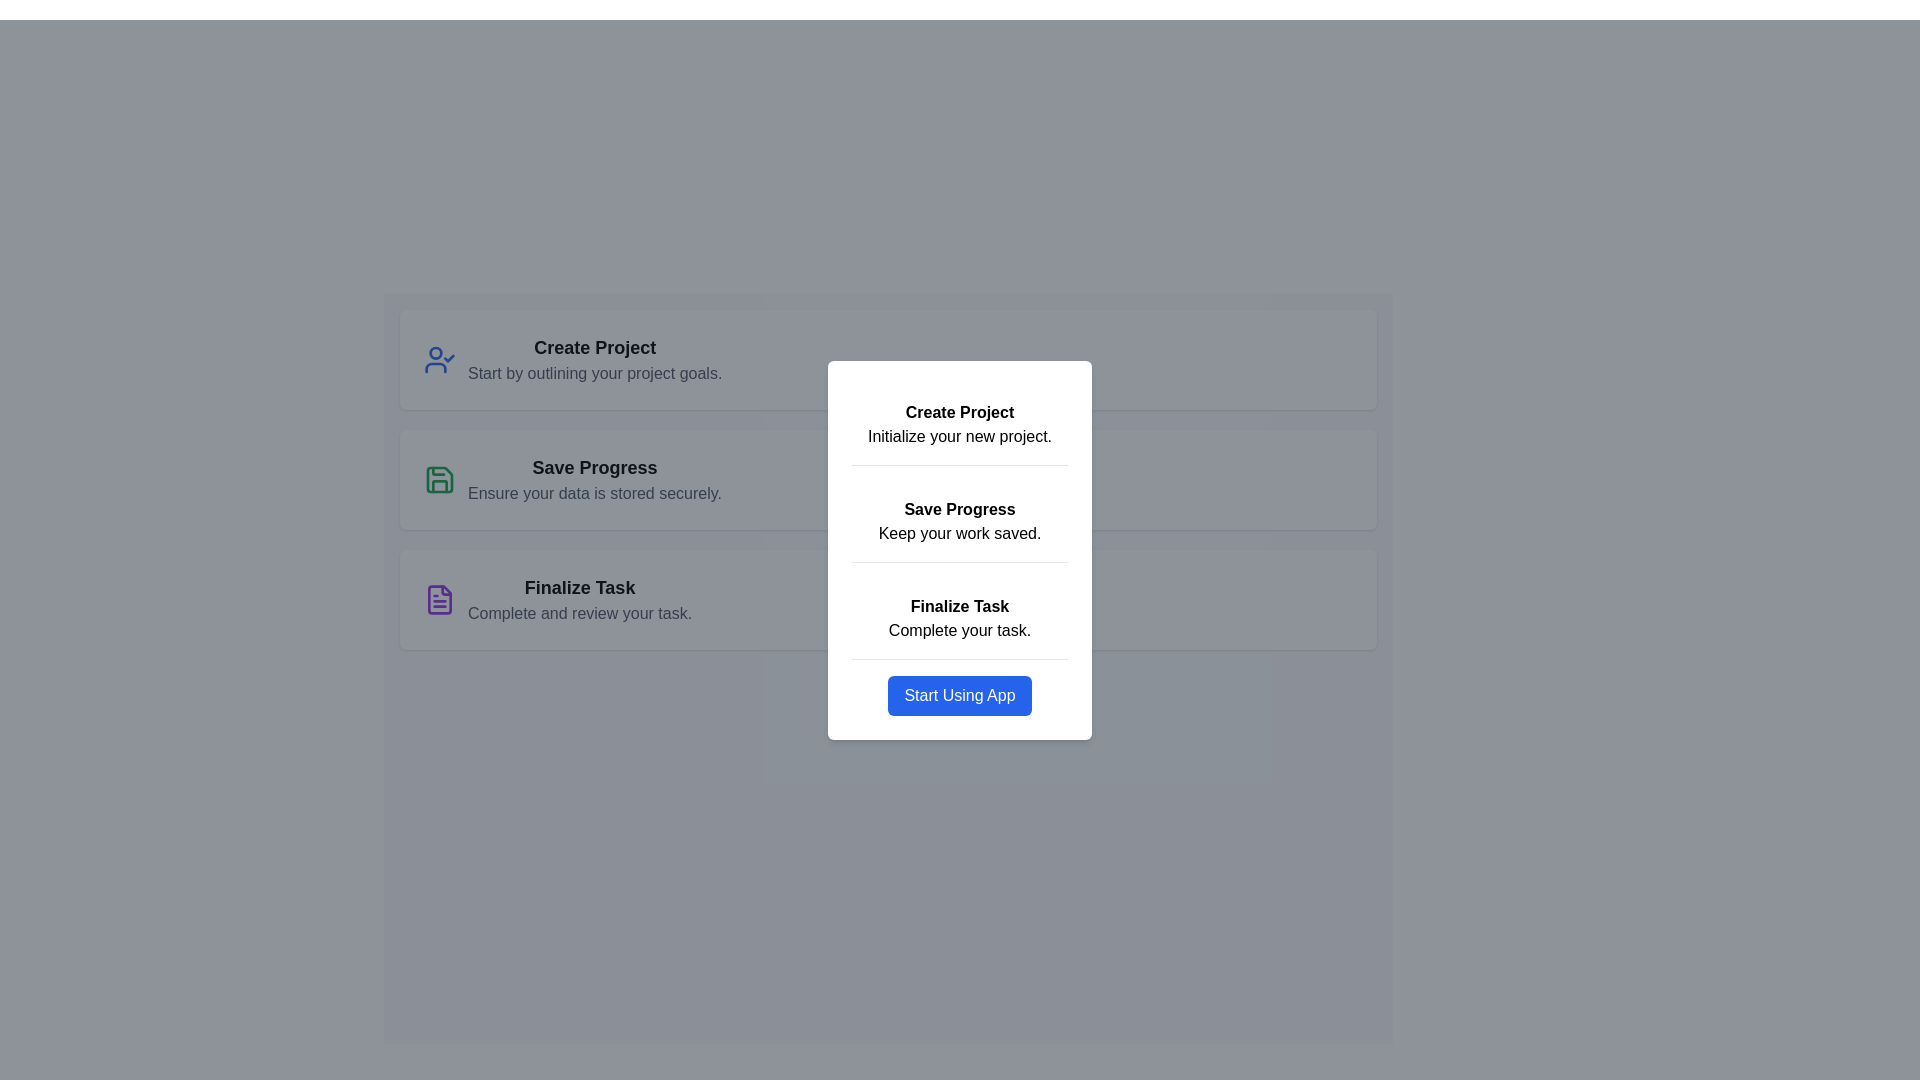 Image resolution: width=1920 pixels, height=1080 pixels. Describe the element at coordinates (594, 358) in the screenshot. I see `the 'Create Project' text block element that includes a bold title and a smaller subtitle within a white rectangular card at the top of the card set` at that location.